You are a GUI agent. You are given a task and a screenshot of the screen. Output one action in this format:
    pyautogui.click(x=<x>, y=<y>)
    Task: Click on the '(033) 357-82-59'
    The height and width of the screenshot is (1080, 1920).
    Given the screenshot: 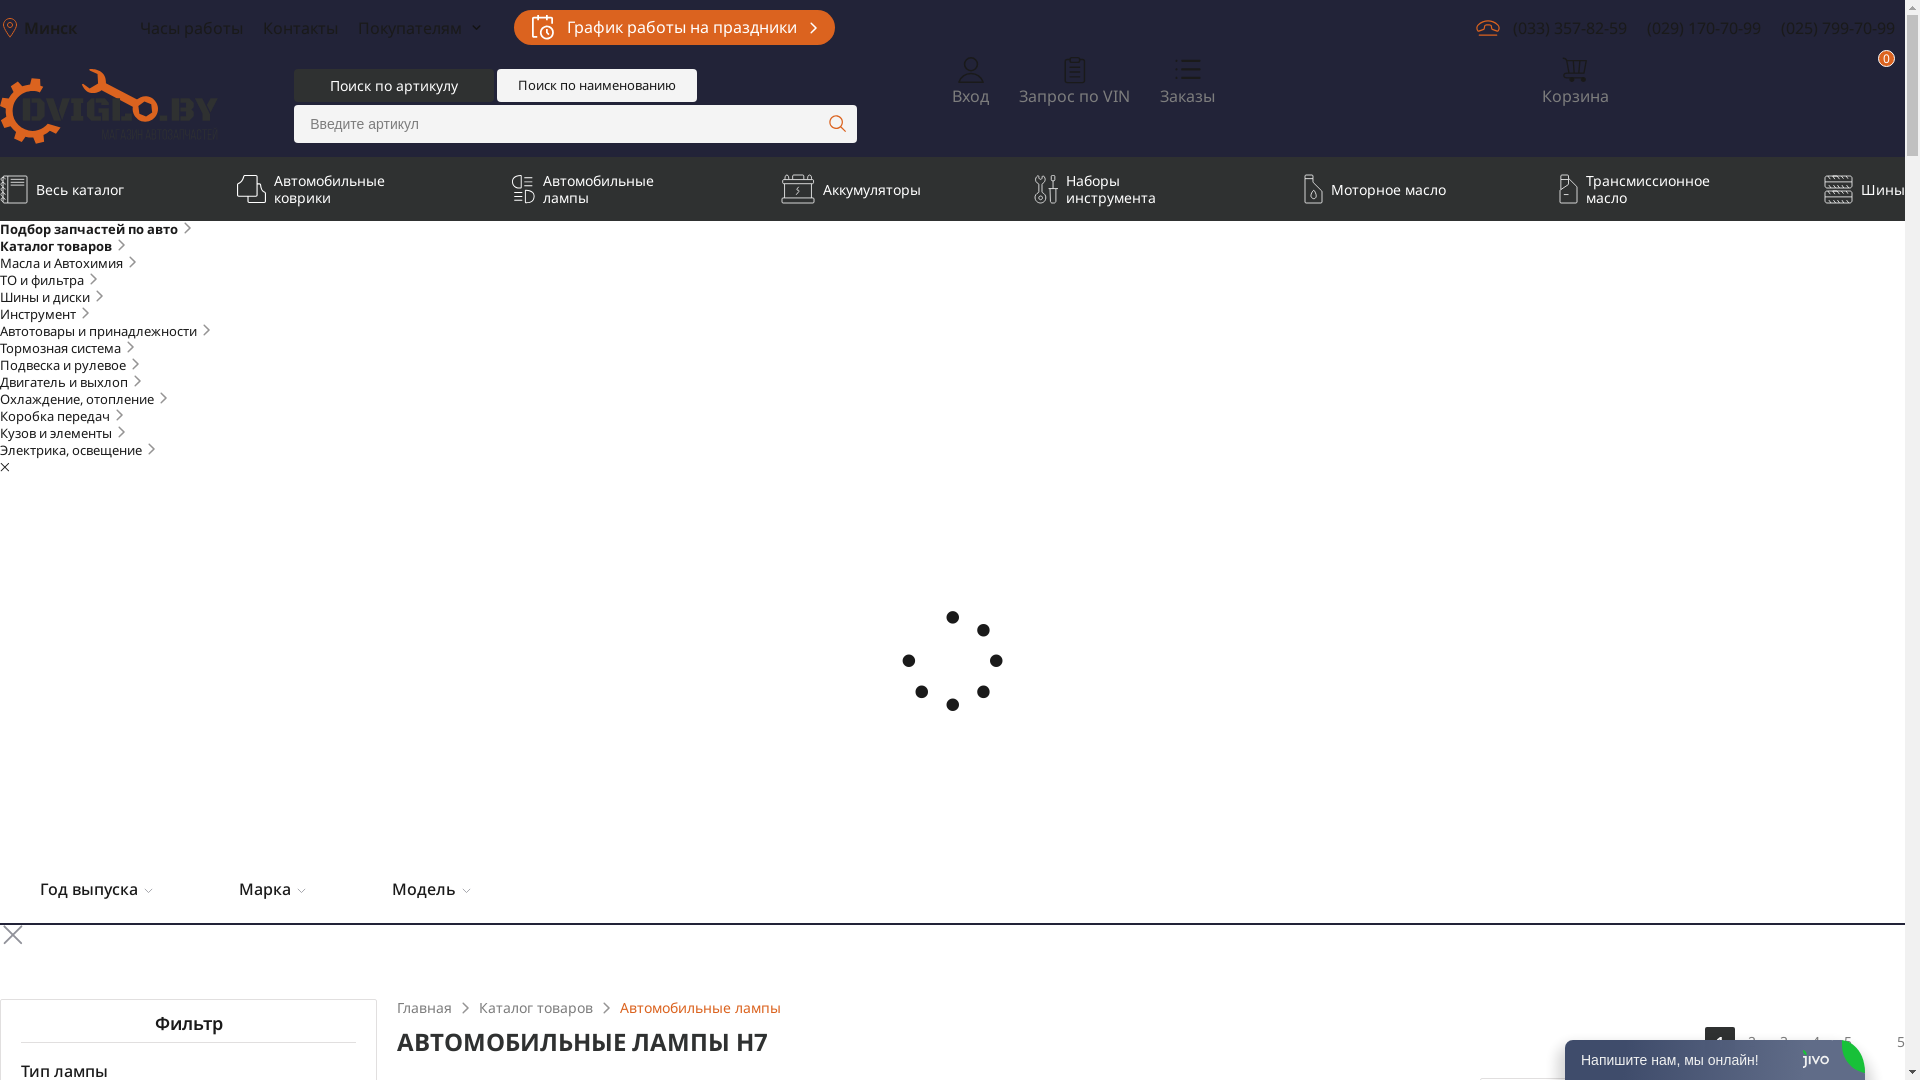 What is the action you would take?
    pyautogui.click(x=1568, y=27)
    